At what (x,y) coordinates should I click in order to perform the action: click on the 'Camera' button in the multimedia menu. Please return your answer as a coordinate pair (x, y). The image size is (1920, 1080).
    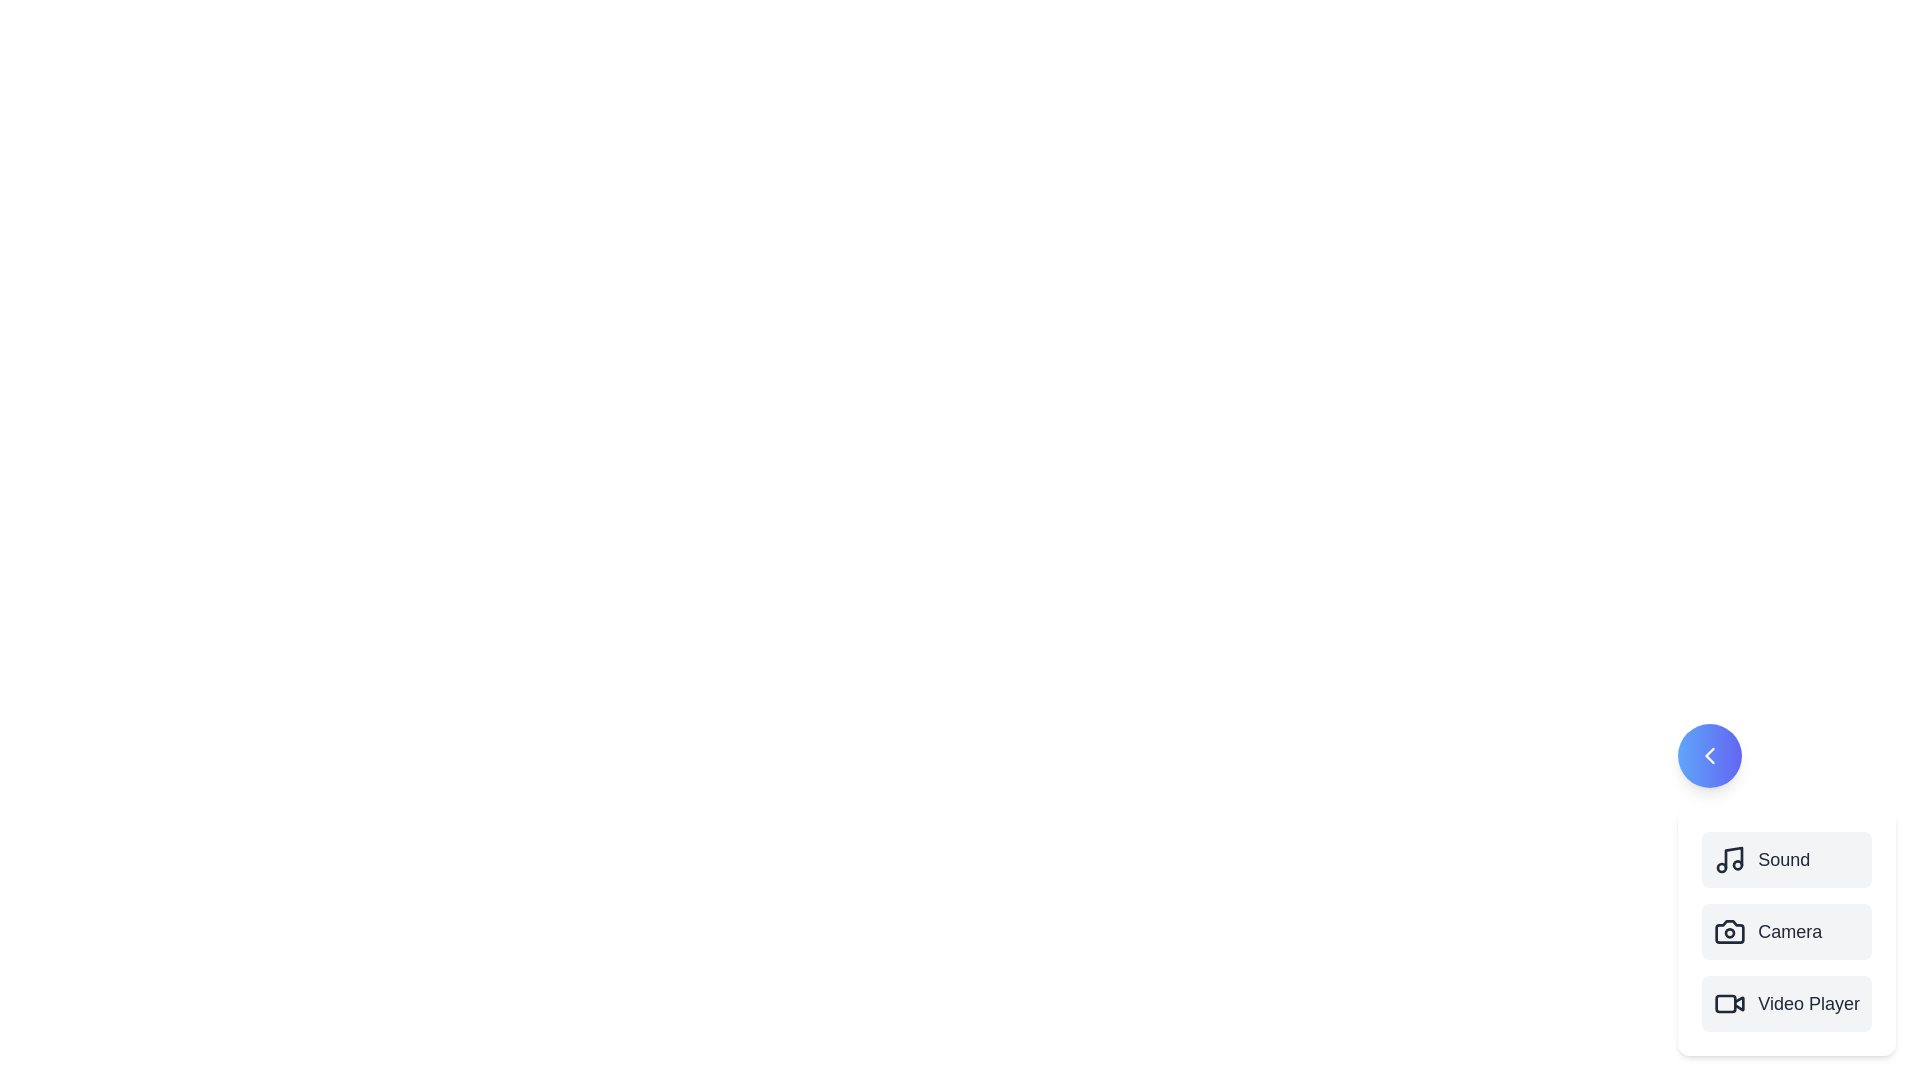
    Looking at the image, I should click on (1786, 932).